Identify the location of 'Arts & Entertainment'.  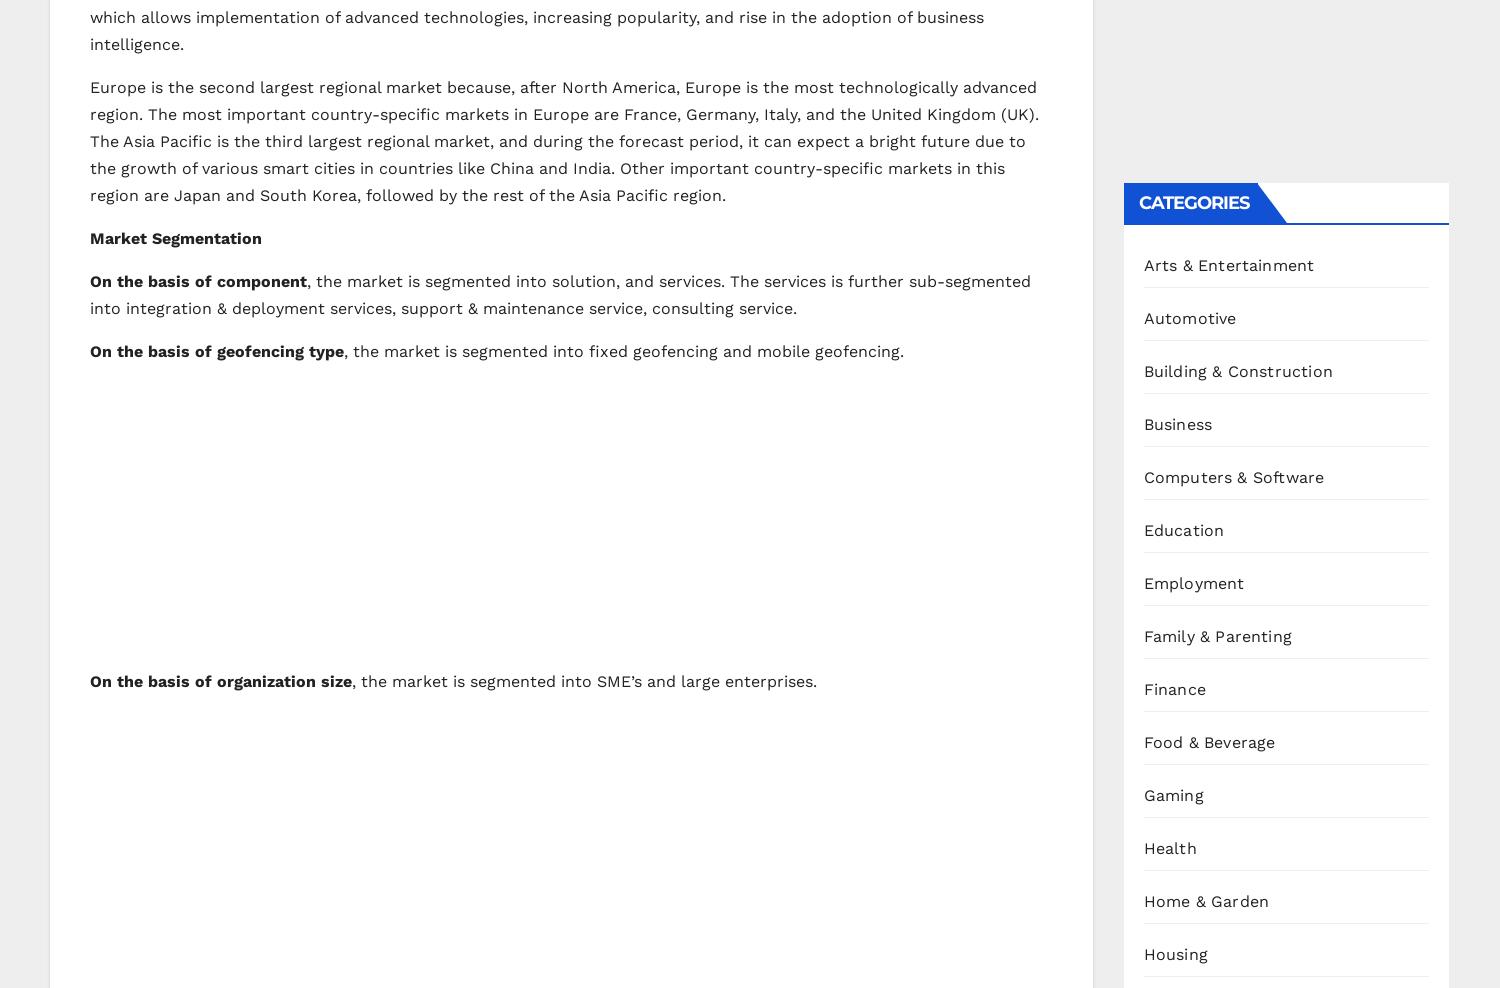
(1227, 263).